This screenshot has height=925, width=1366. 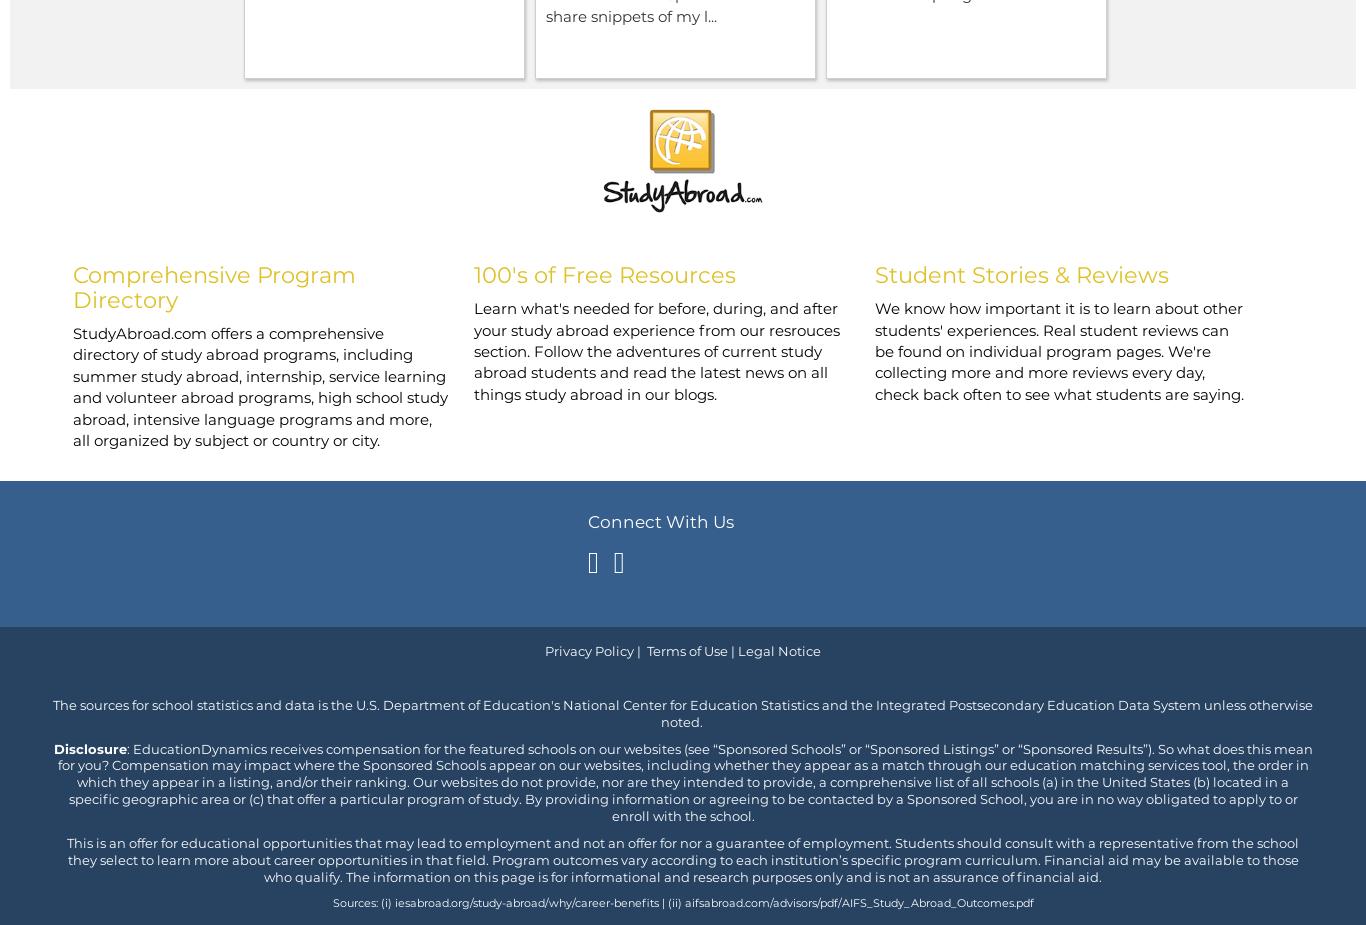 What do you see at coordinates (161, 747) in the screenshot?
I see `': Education'` at bounding box center [161, 747].